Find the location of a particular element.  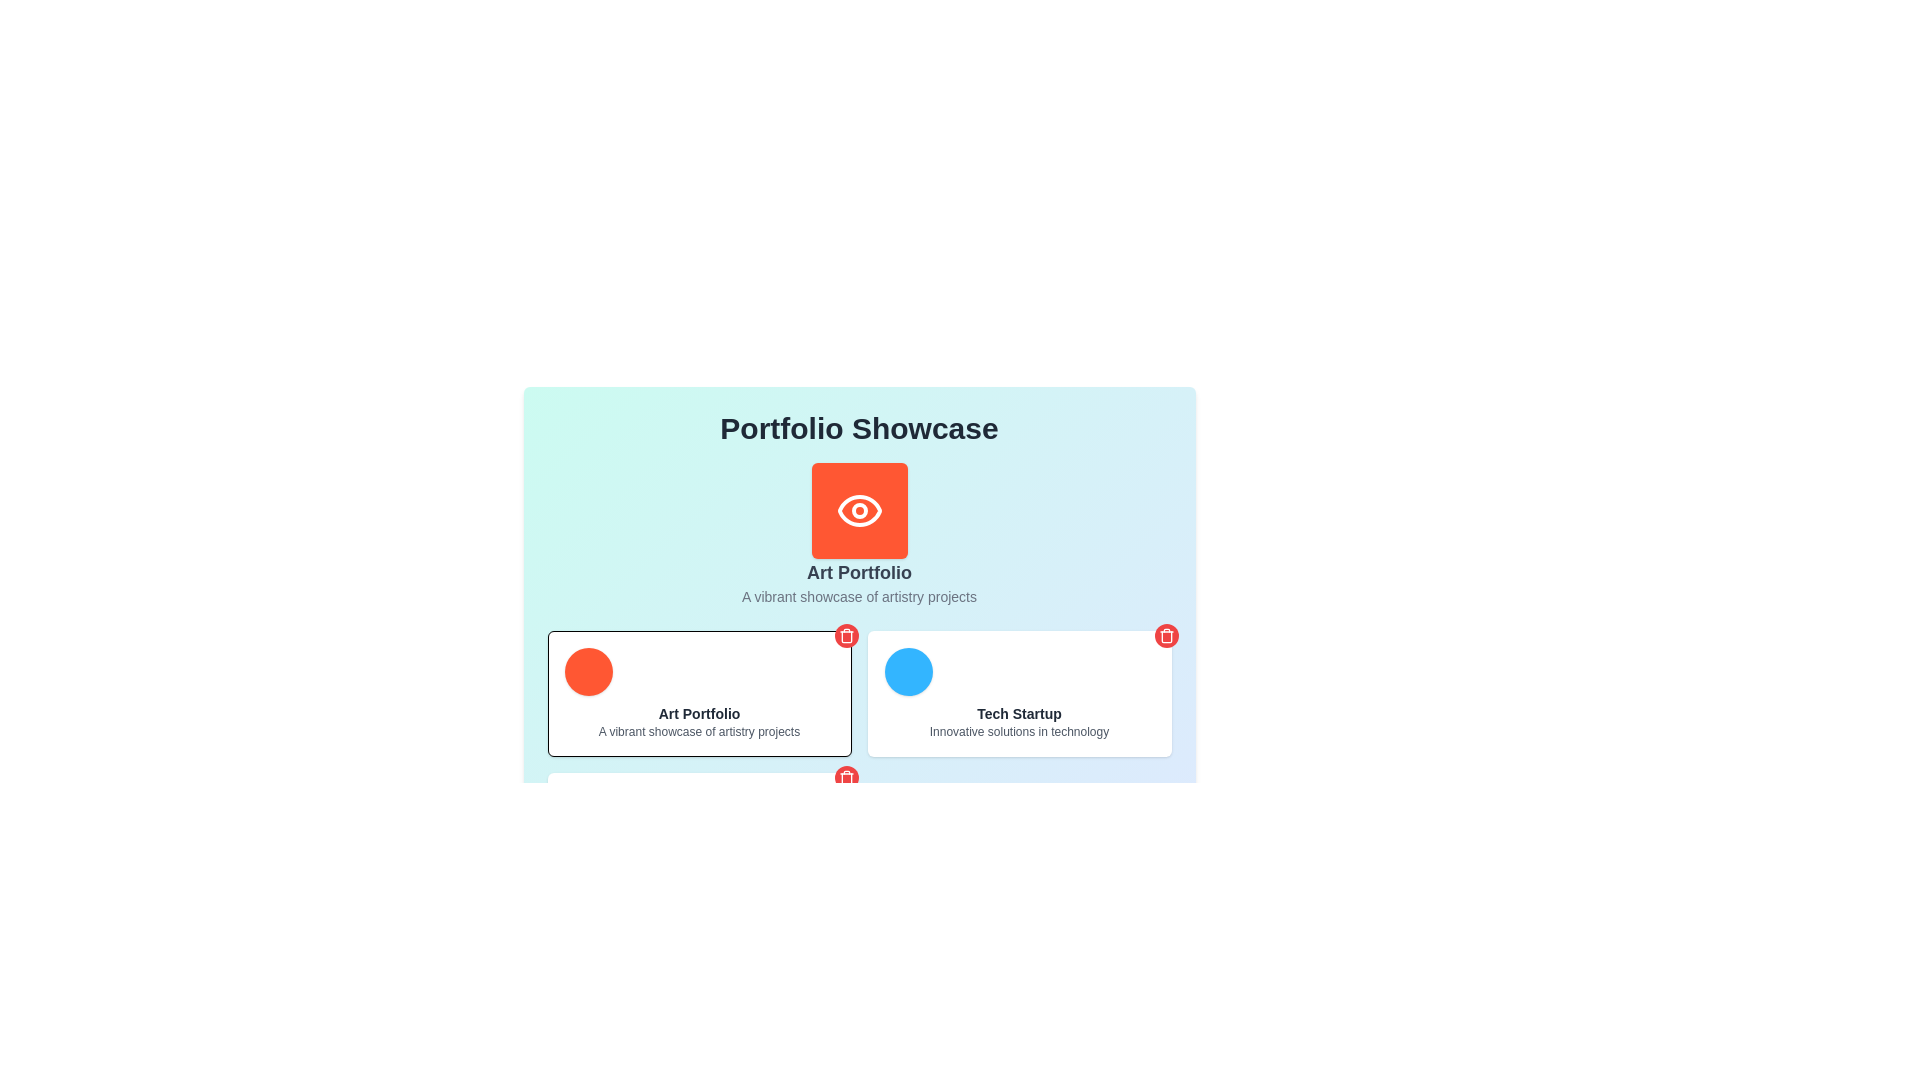

the non-interactive text label providing additional information about 'Tech Startup', located immediately below the 'Tech Startup' text in the right-bottom section of the interface is located at coordinates (1019, 732).